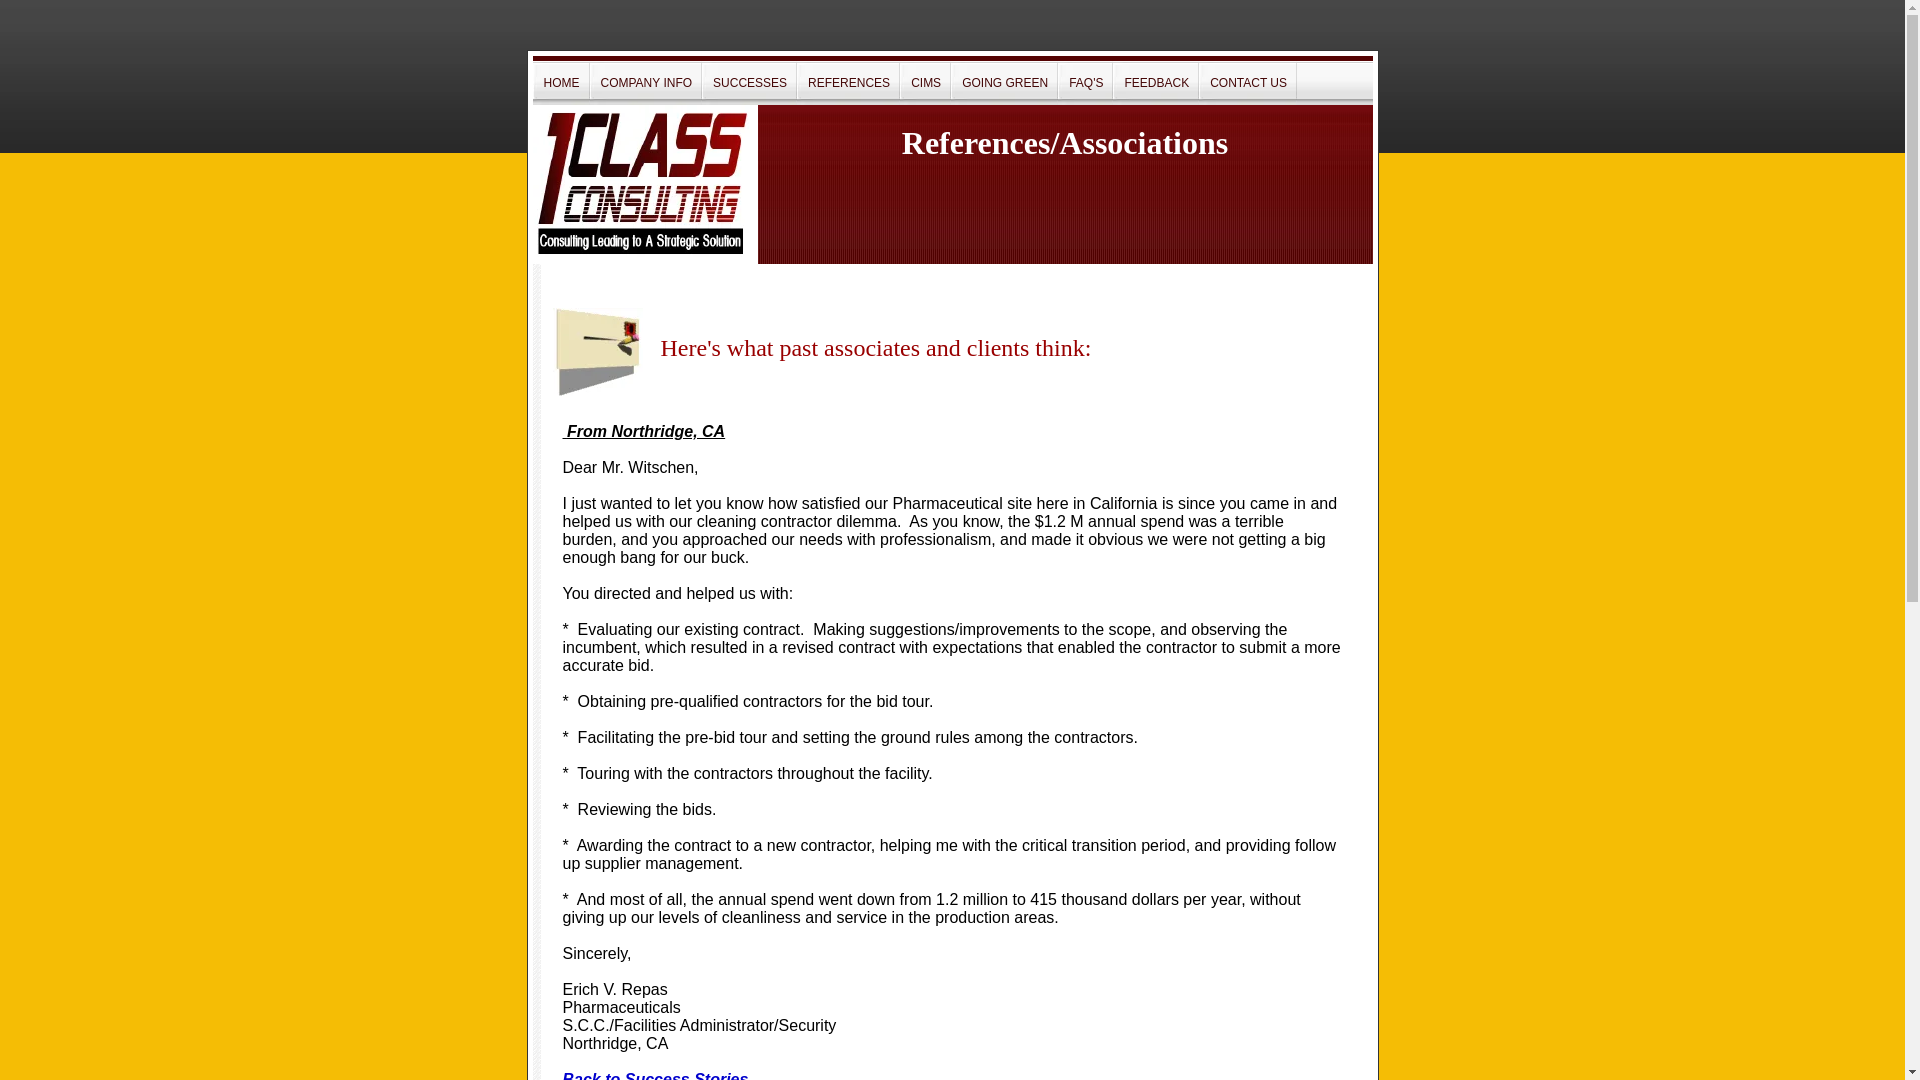 This screenshot has width=1920, height=1080. What do you see at coordinates (560, 82) in the screenshot?
I see `'HOME'` at bounding box center [560, 82].